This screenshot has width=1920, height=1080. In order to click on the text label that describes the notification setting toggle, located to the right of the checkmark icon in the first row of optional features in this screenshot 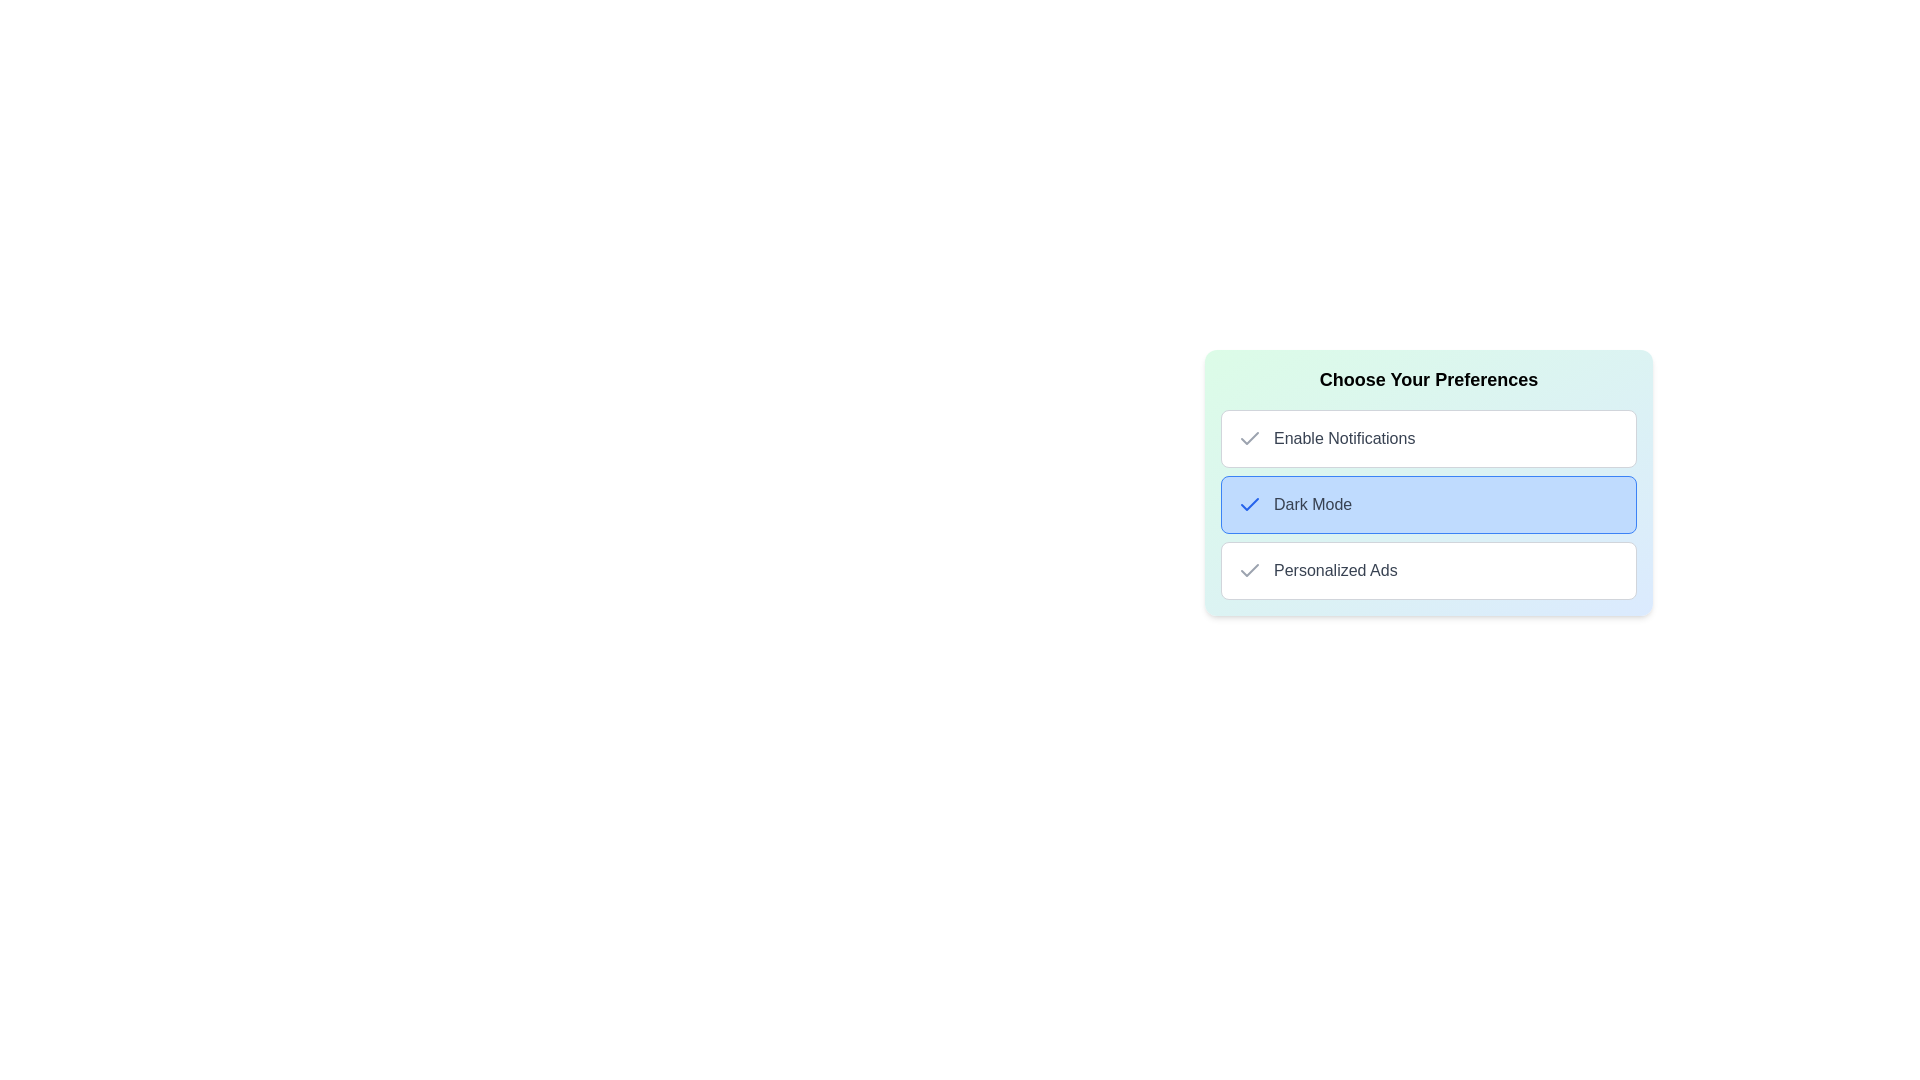, I will do `click(1344, 438)`.